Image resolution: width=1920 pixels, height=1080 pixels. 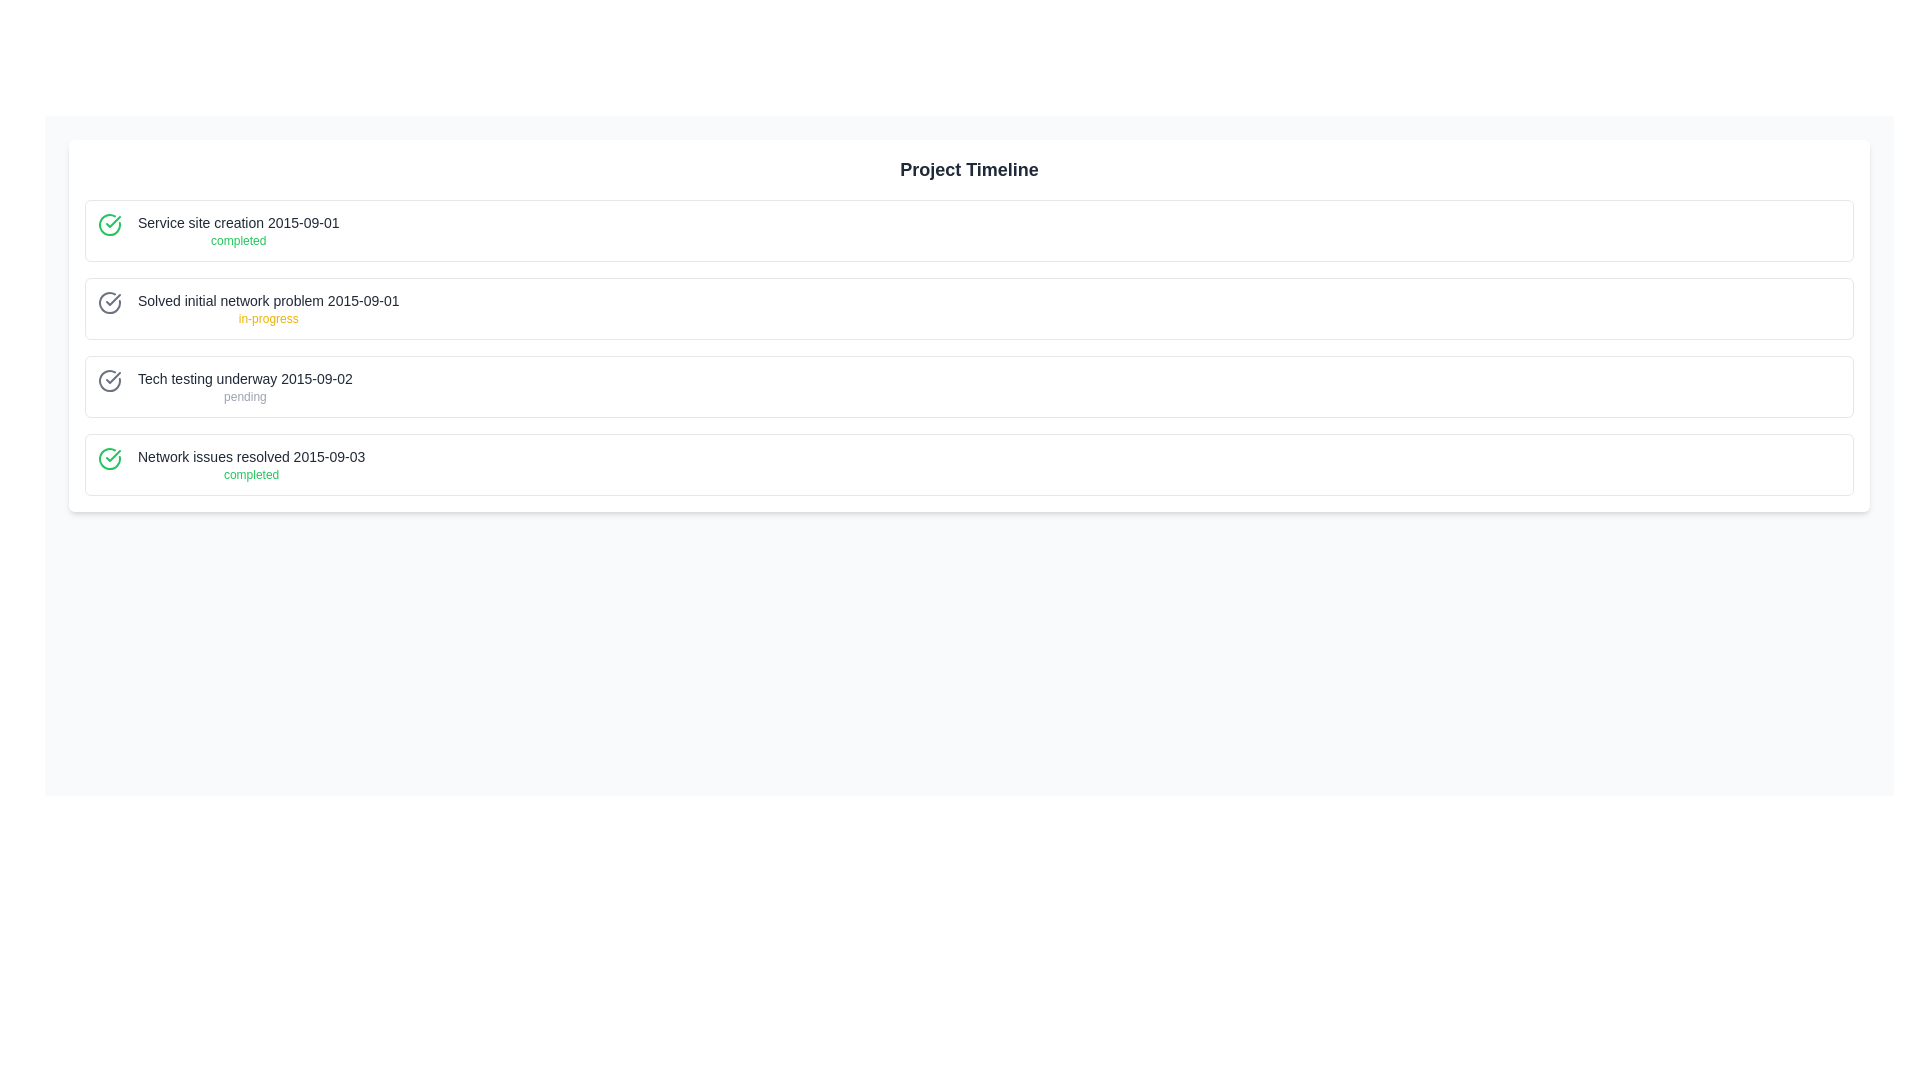 What do you see at coordinates (238, 230) in the screenshot?
I see `the text displayed in the first List Item with Text and Status Indicator for the task 'Service site creation', located in the upper left quadrant beneath the 'Project Timeline' header` at bounding box center [238, 230].